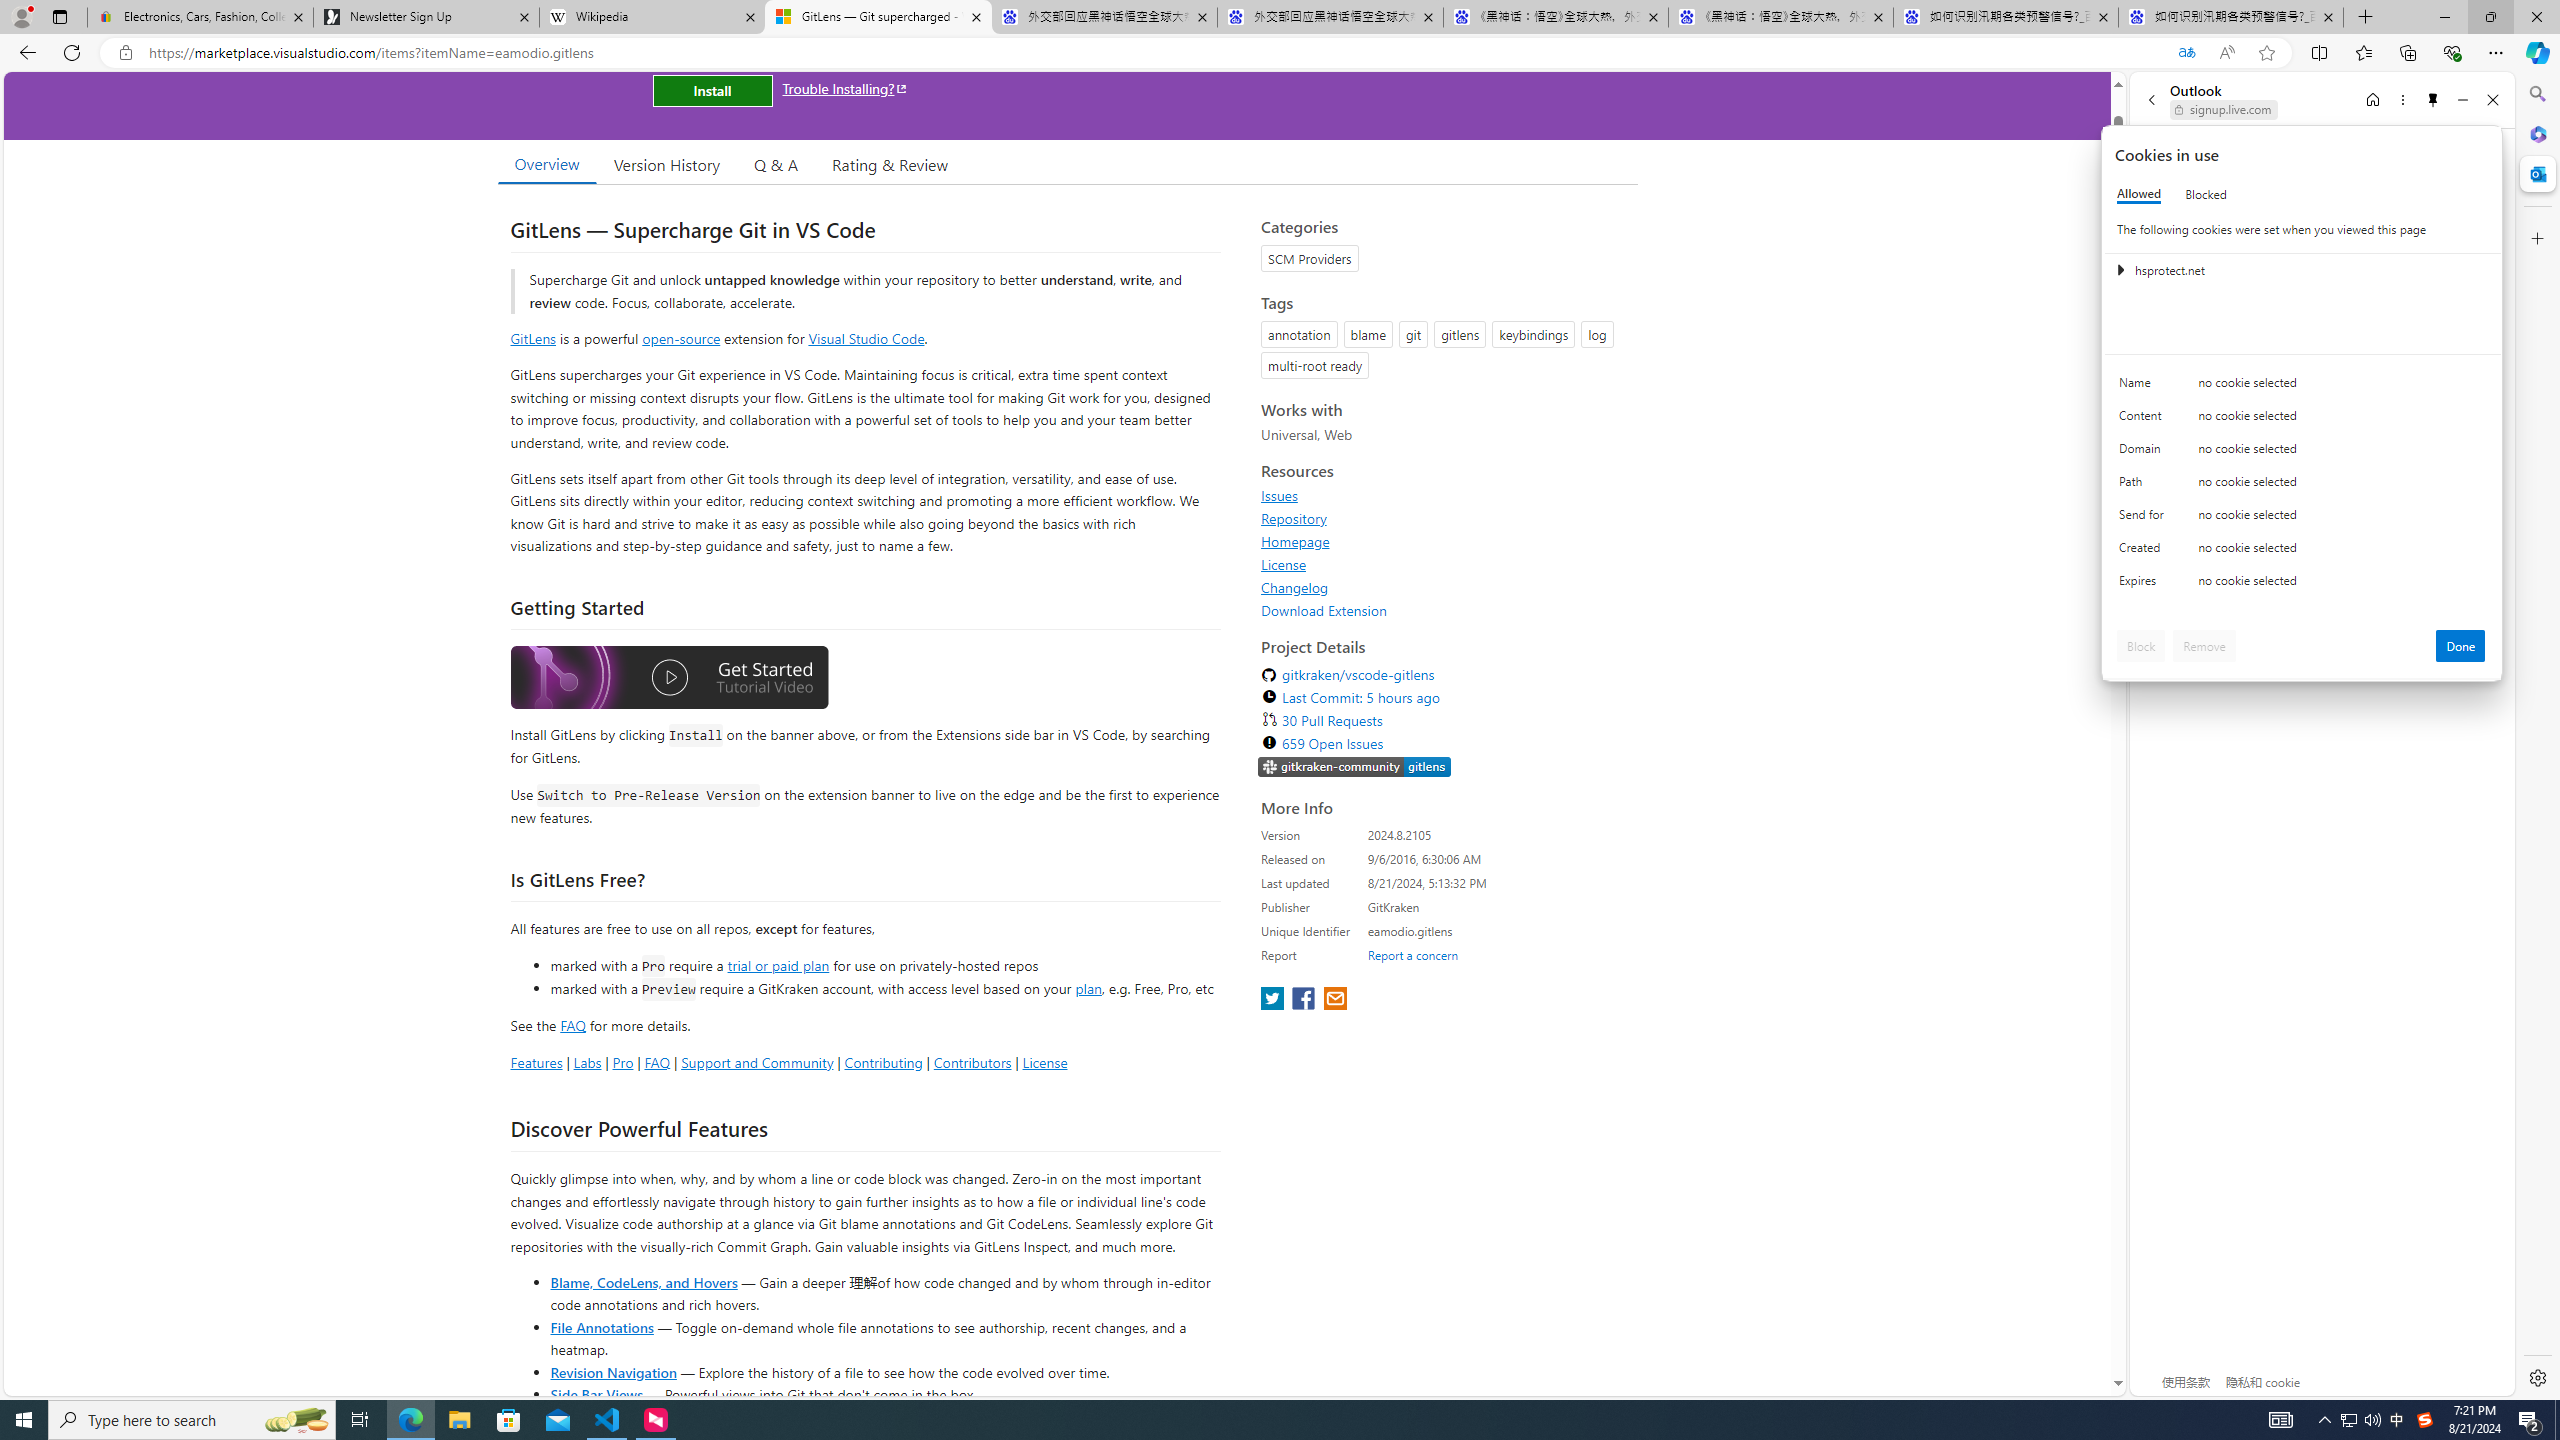 Image resolution: width=2560 pixels, height=1440 pixels. Describe the element at coordinates (2341, 585) in the screenshot. I see `'no cookie selected'` at that location.